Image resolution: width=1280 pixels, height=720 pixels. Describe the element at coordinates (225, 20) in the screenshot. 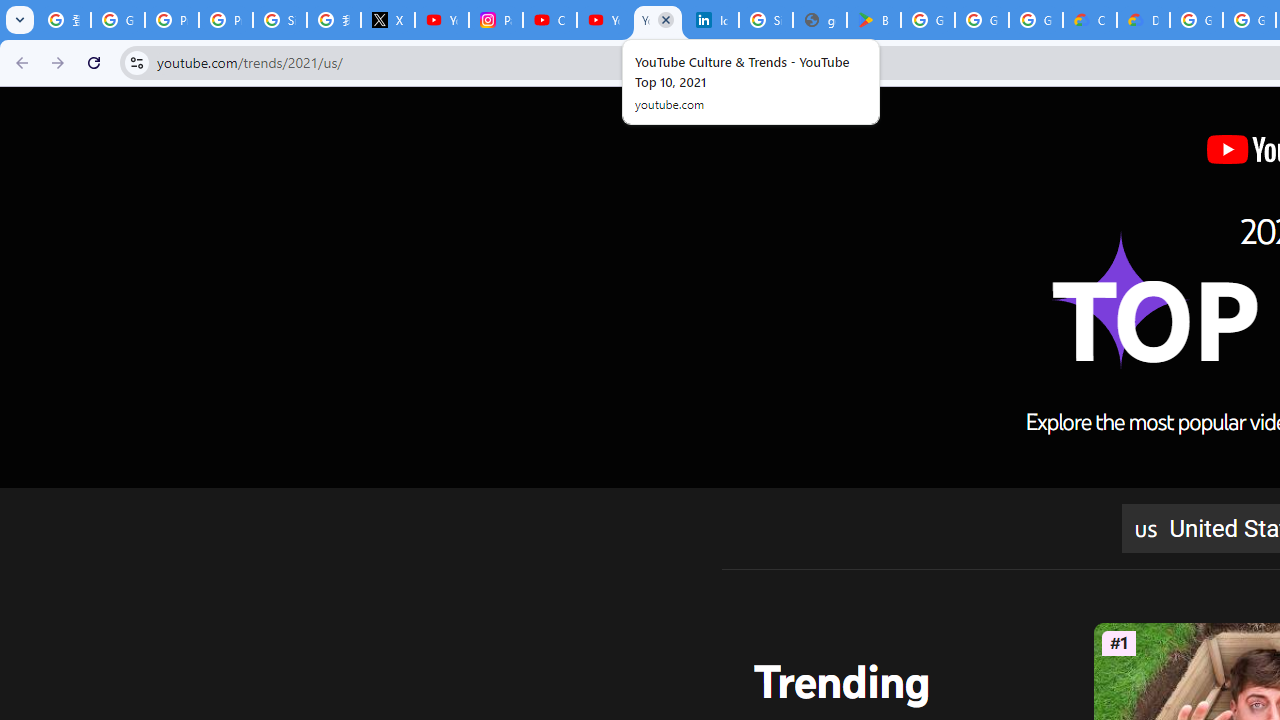

I see `'Privacy Help Center - Policies Help'` at that location.